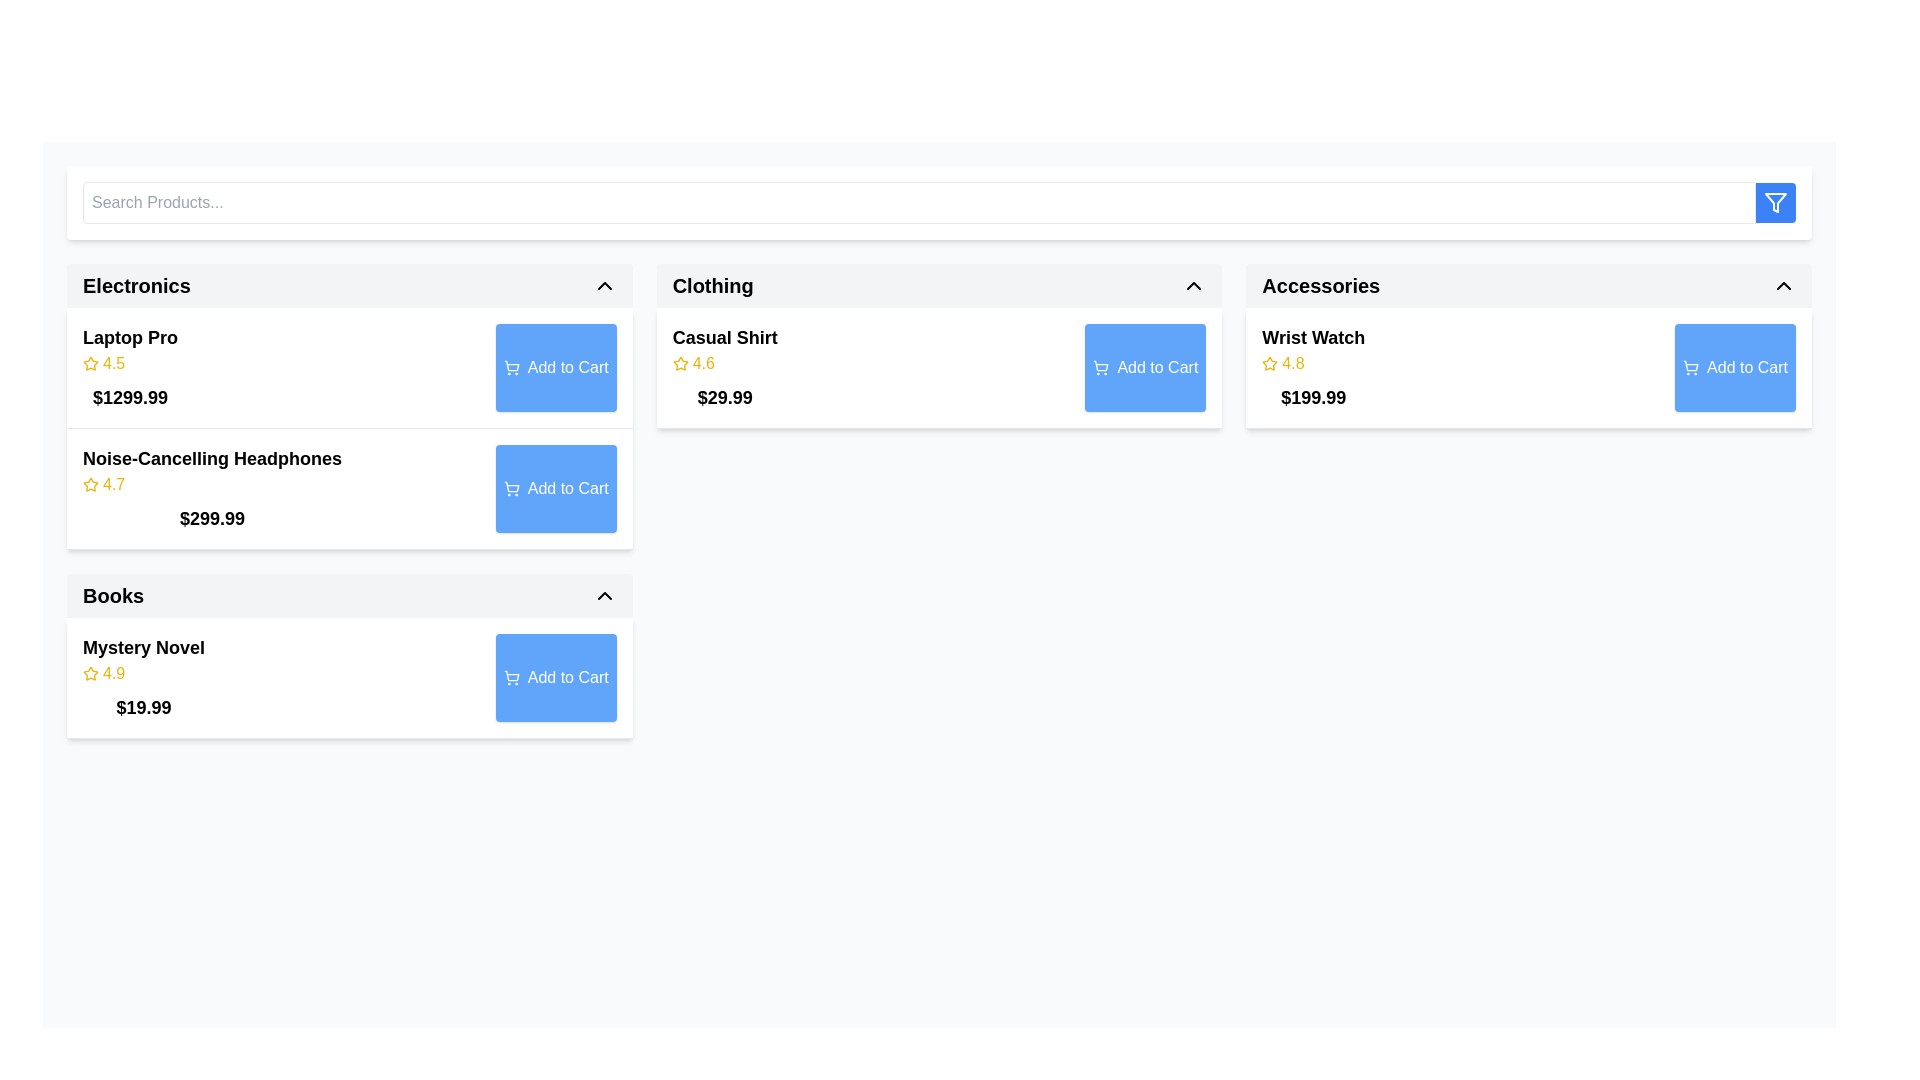 The image size is (1920, 1080). Describe the element at coordinates (567, 489) in the screenshot. I see `the button labeled 'Add Noise-Cancelling Headphones to cart' which is styled with a blue background and rounded corners, located within the 'Electronics' category` at that location.